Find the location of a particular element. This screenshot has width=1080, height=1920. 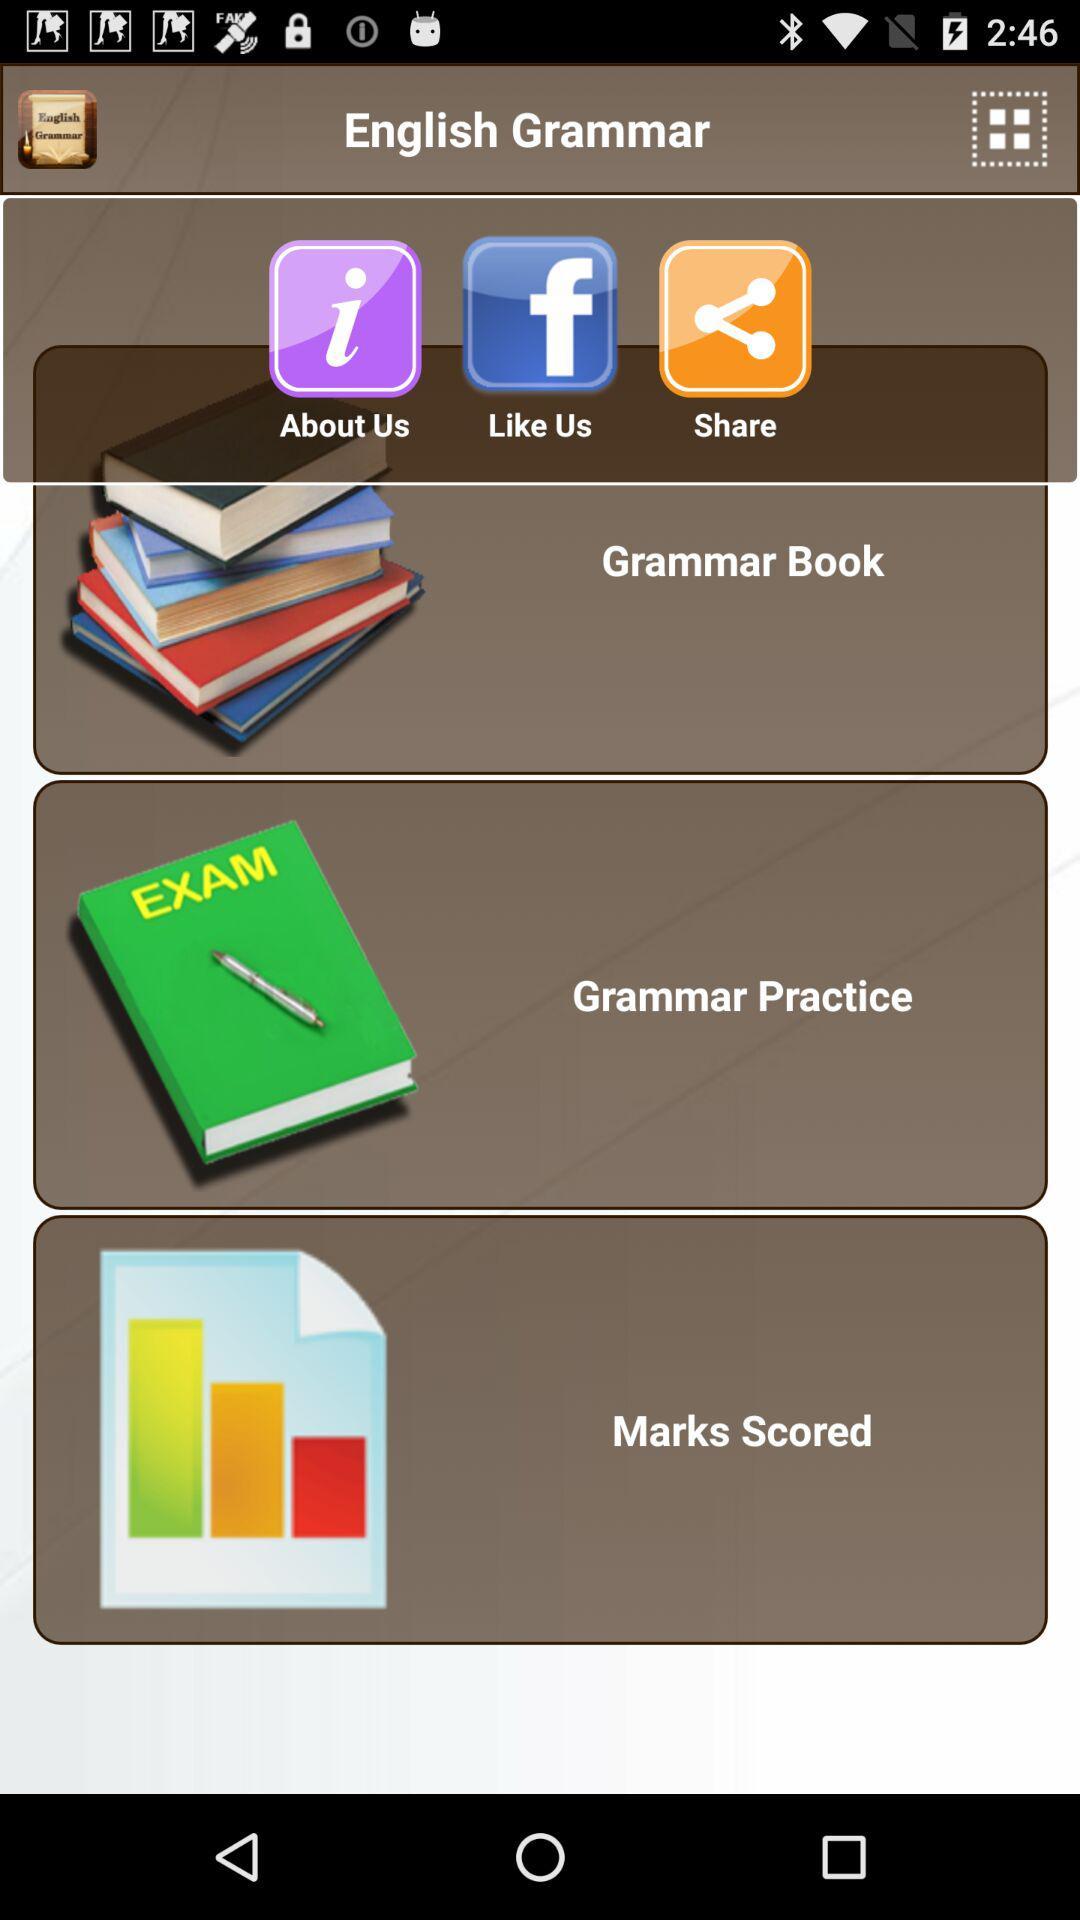

the item next to english grammar app is located at coordinates (56, 128).